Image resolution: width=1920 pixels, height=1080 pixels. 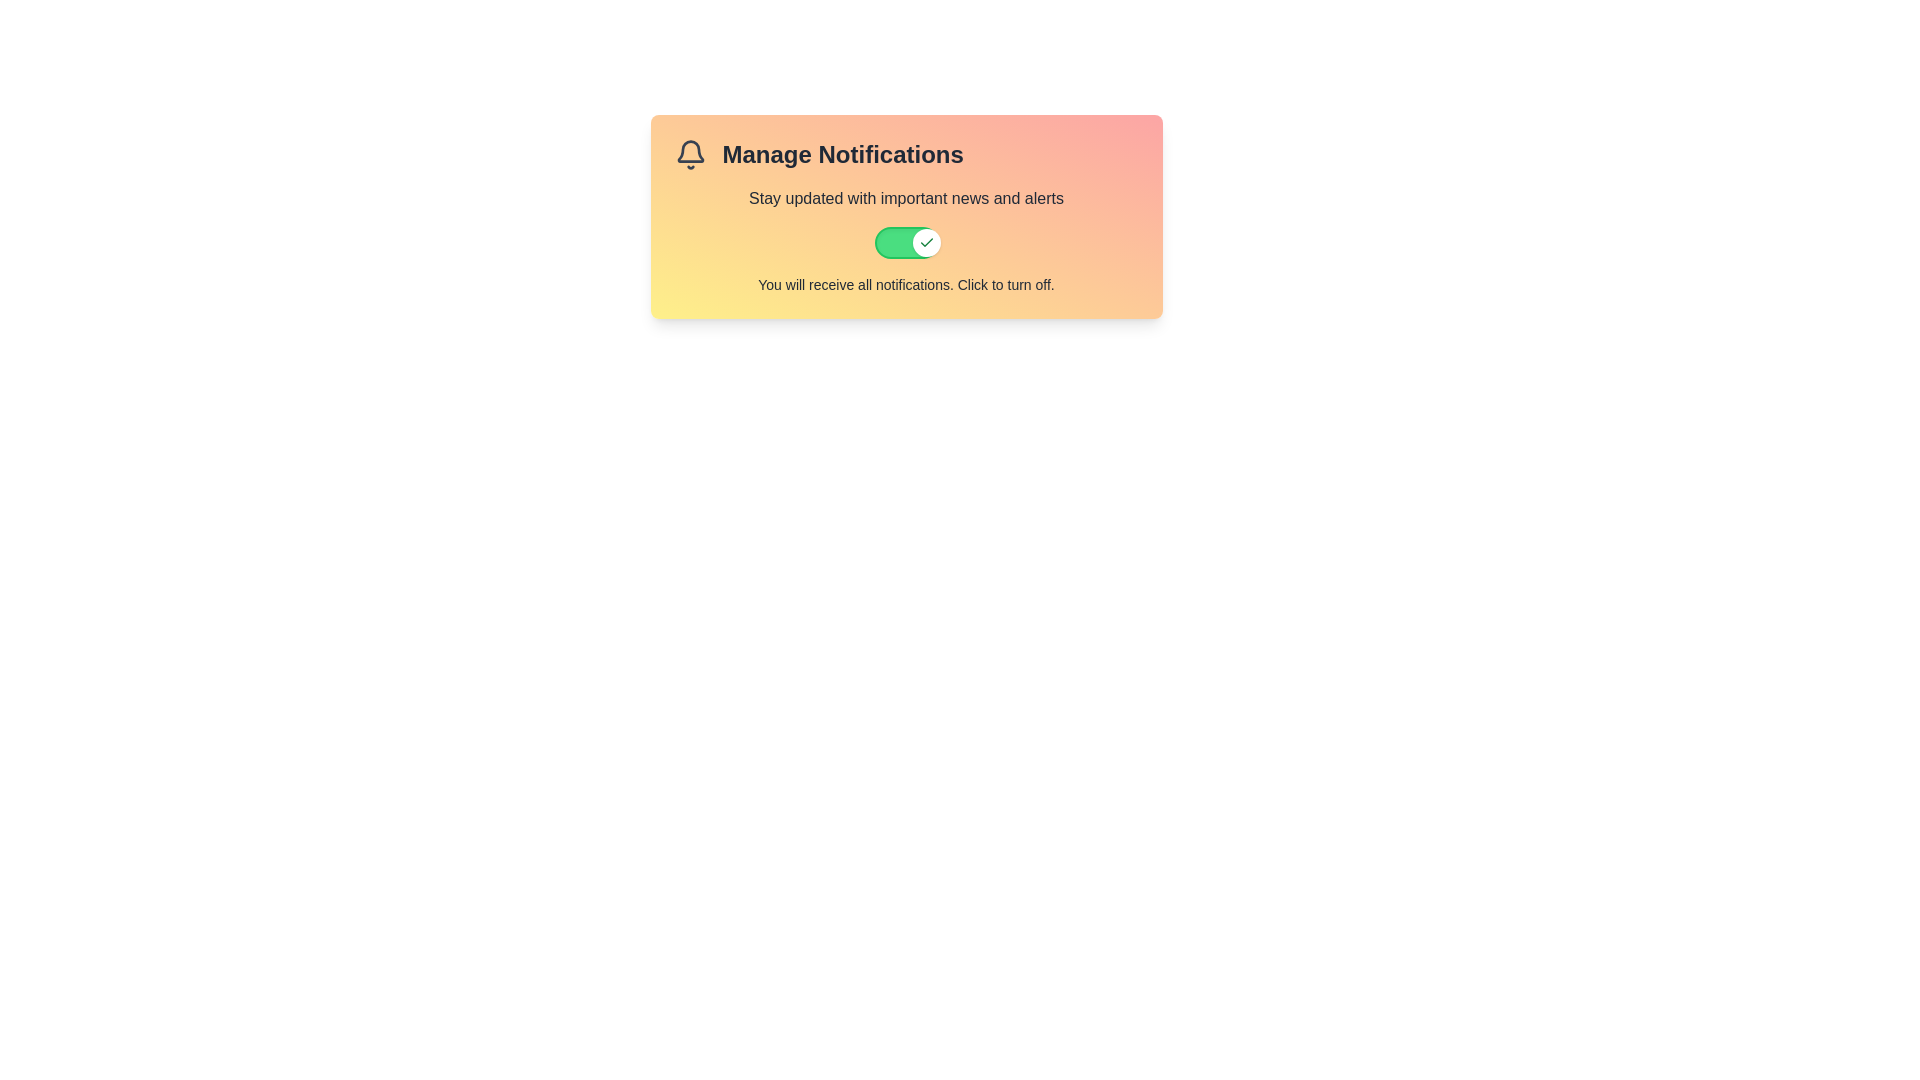 What do you see at coordinates (925, 242) in the screenshot?
I see `the state of the checkmark icon, styled with a green stroke and located within the white circular background of the toggle switch in the notification settings card` at bounding box center [925, 242].